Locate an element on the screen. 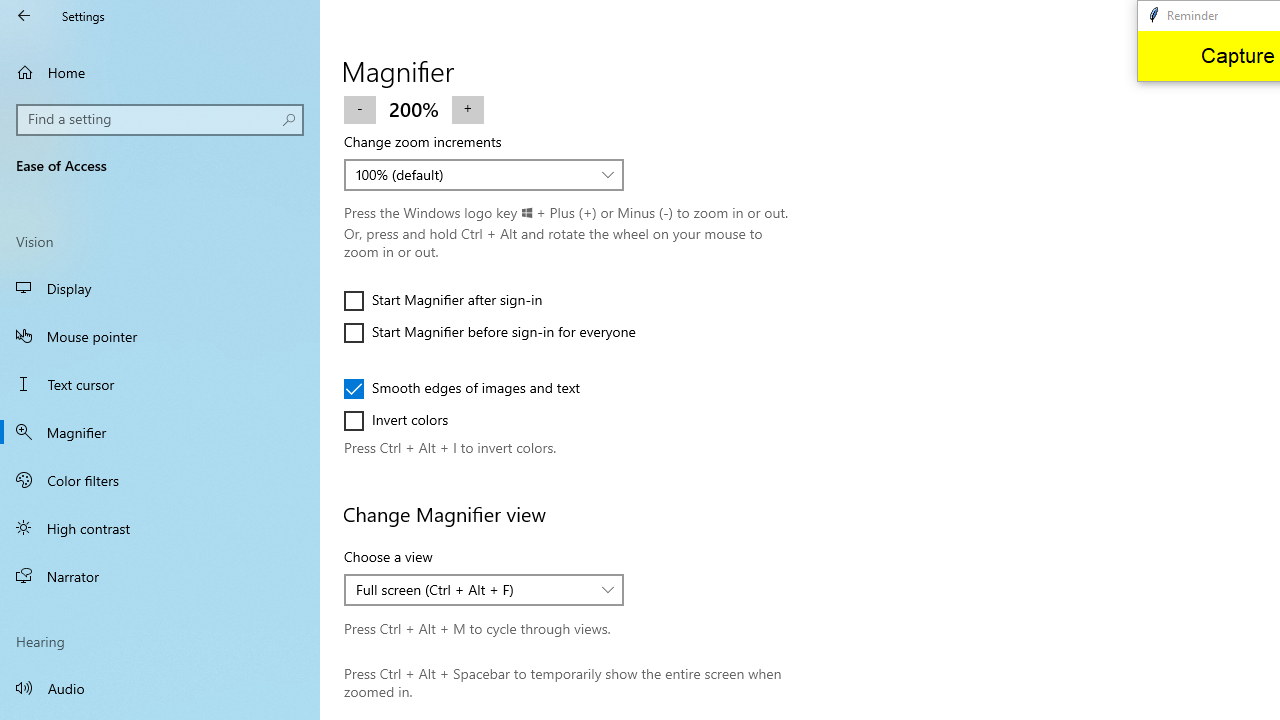 This screenshot has height=720, width=1280. 'Mouse pointer' is located at coordinates (160, 334).